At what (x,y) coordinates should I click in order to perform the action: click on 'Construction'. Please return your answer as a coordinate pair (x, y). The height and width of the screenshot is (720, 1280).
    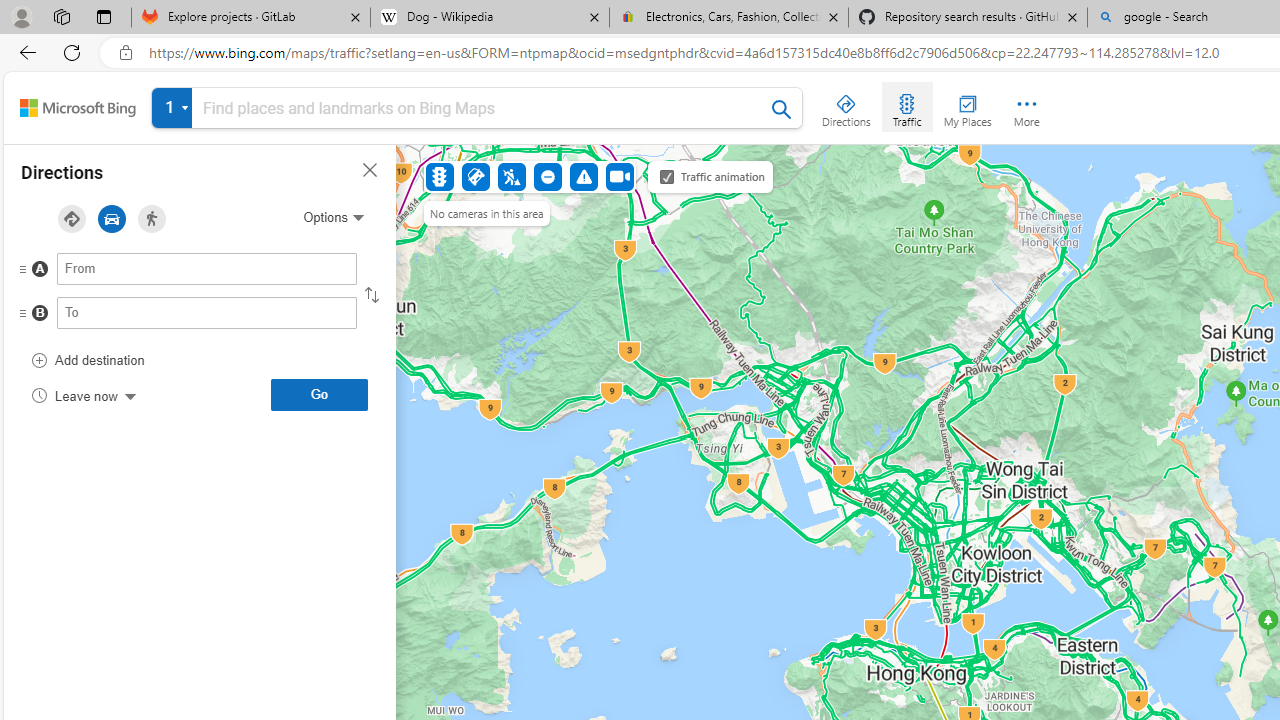
    Looking at the image, I should click on (512, 175).